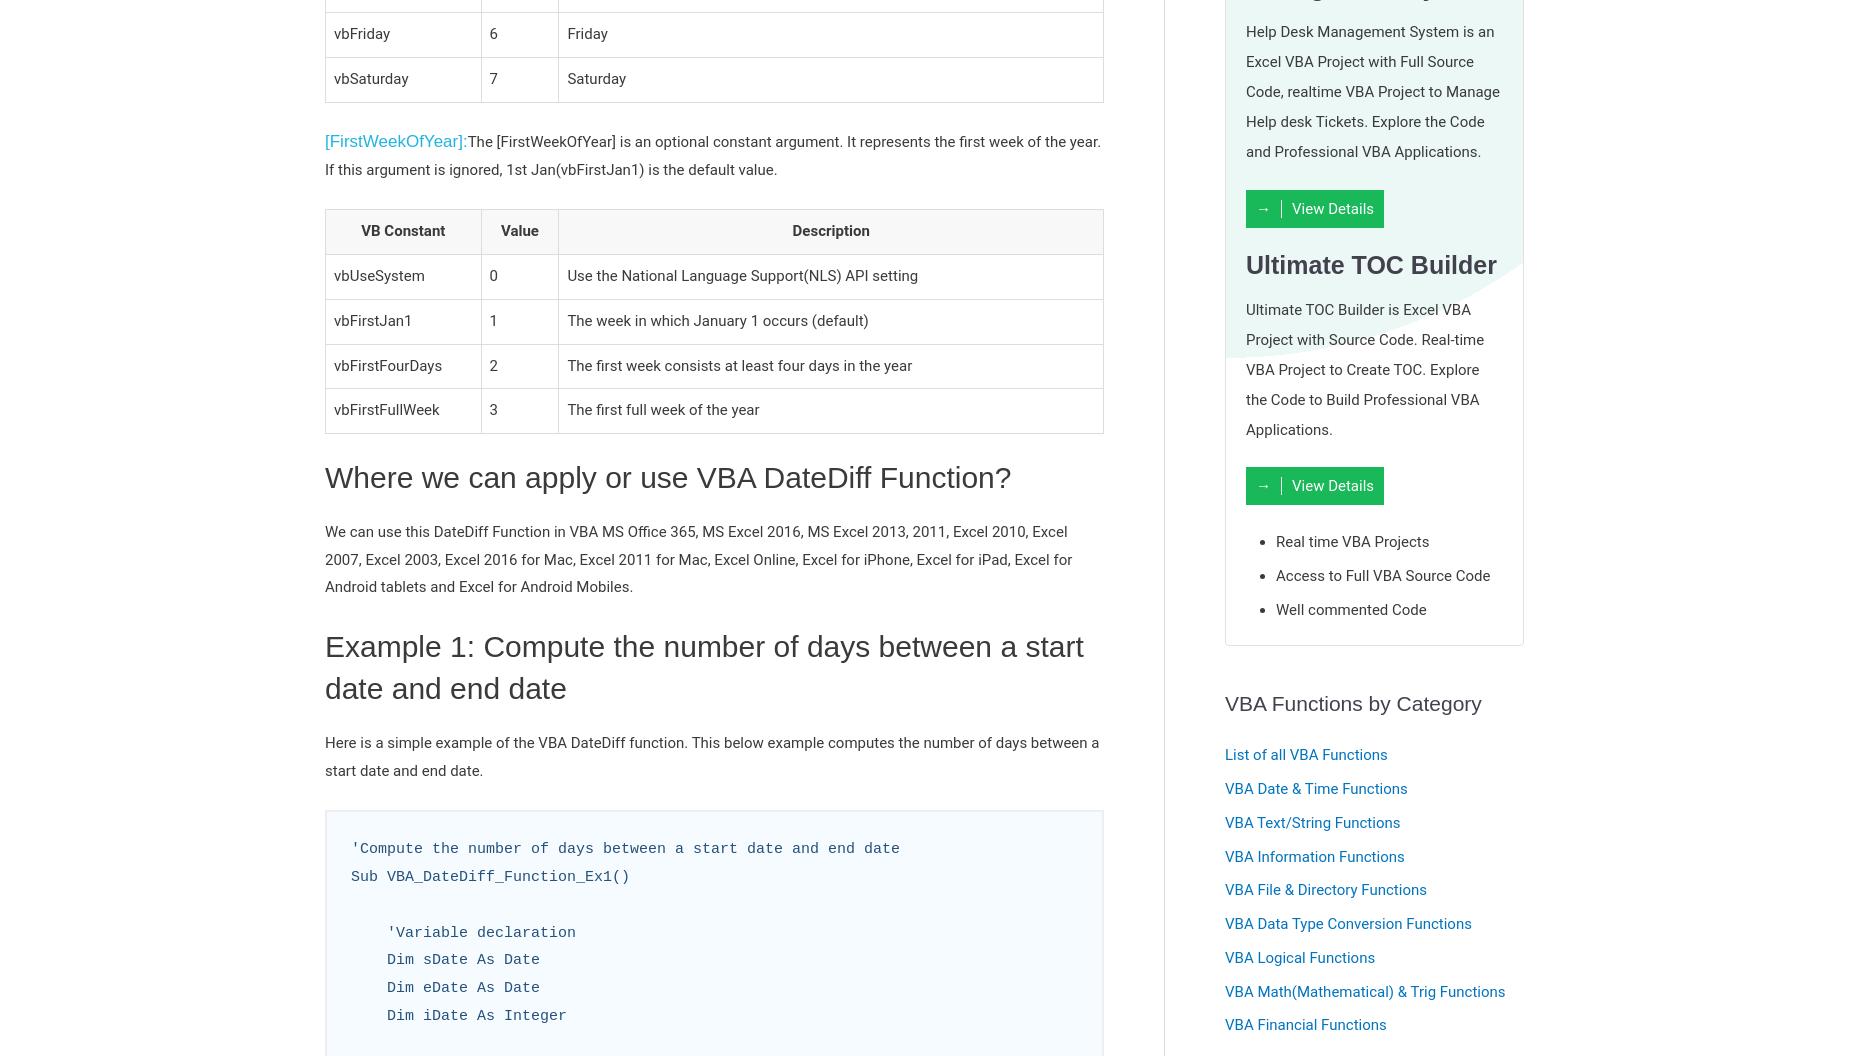 Image resolution: width=1850 pixels, height=1056 pixels. Describe the element at coordinates (493, 77) in the screenshot. I see `'7'` at that location.